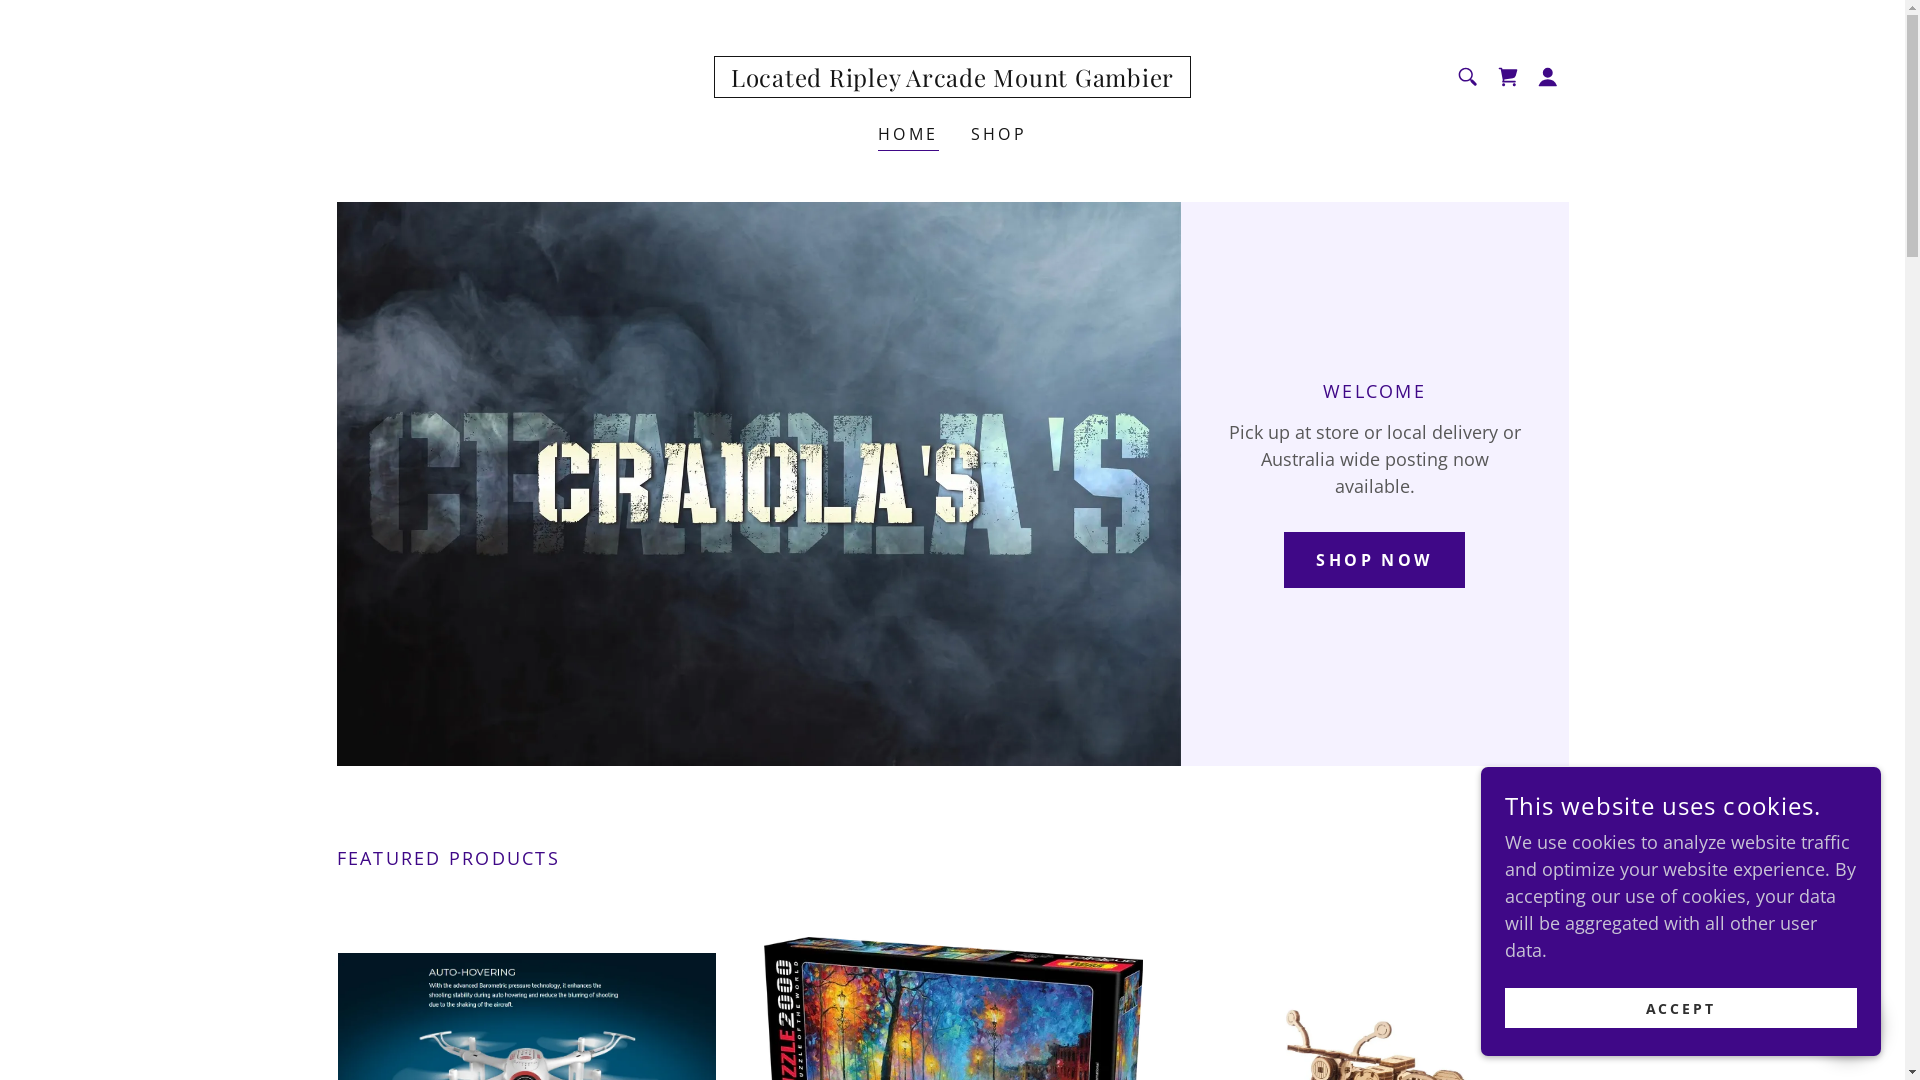 Image resolution: width=1920 pixels, height=1080 pixels. I want to click on 'HOME', so click(907, 135).